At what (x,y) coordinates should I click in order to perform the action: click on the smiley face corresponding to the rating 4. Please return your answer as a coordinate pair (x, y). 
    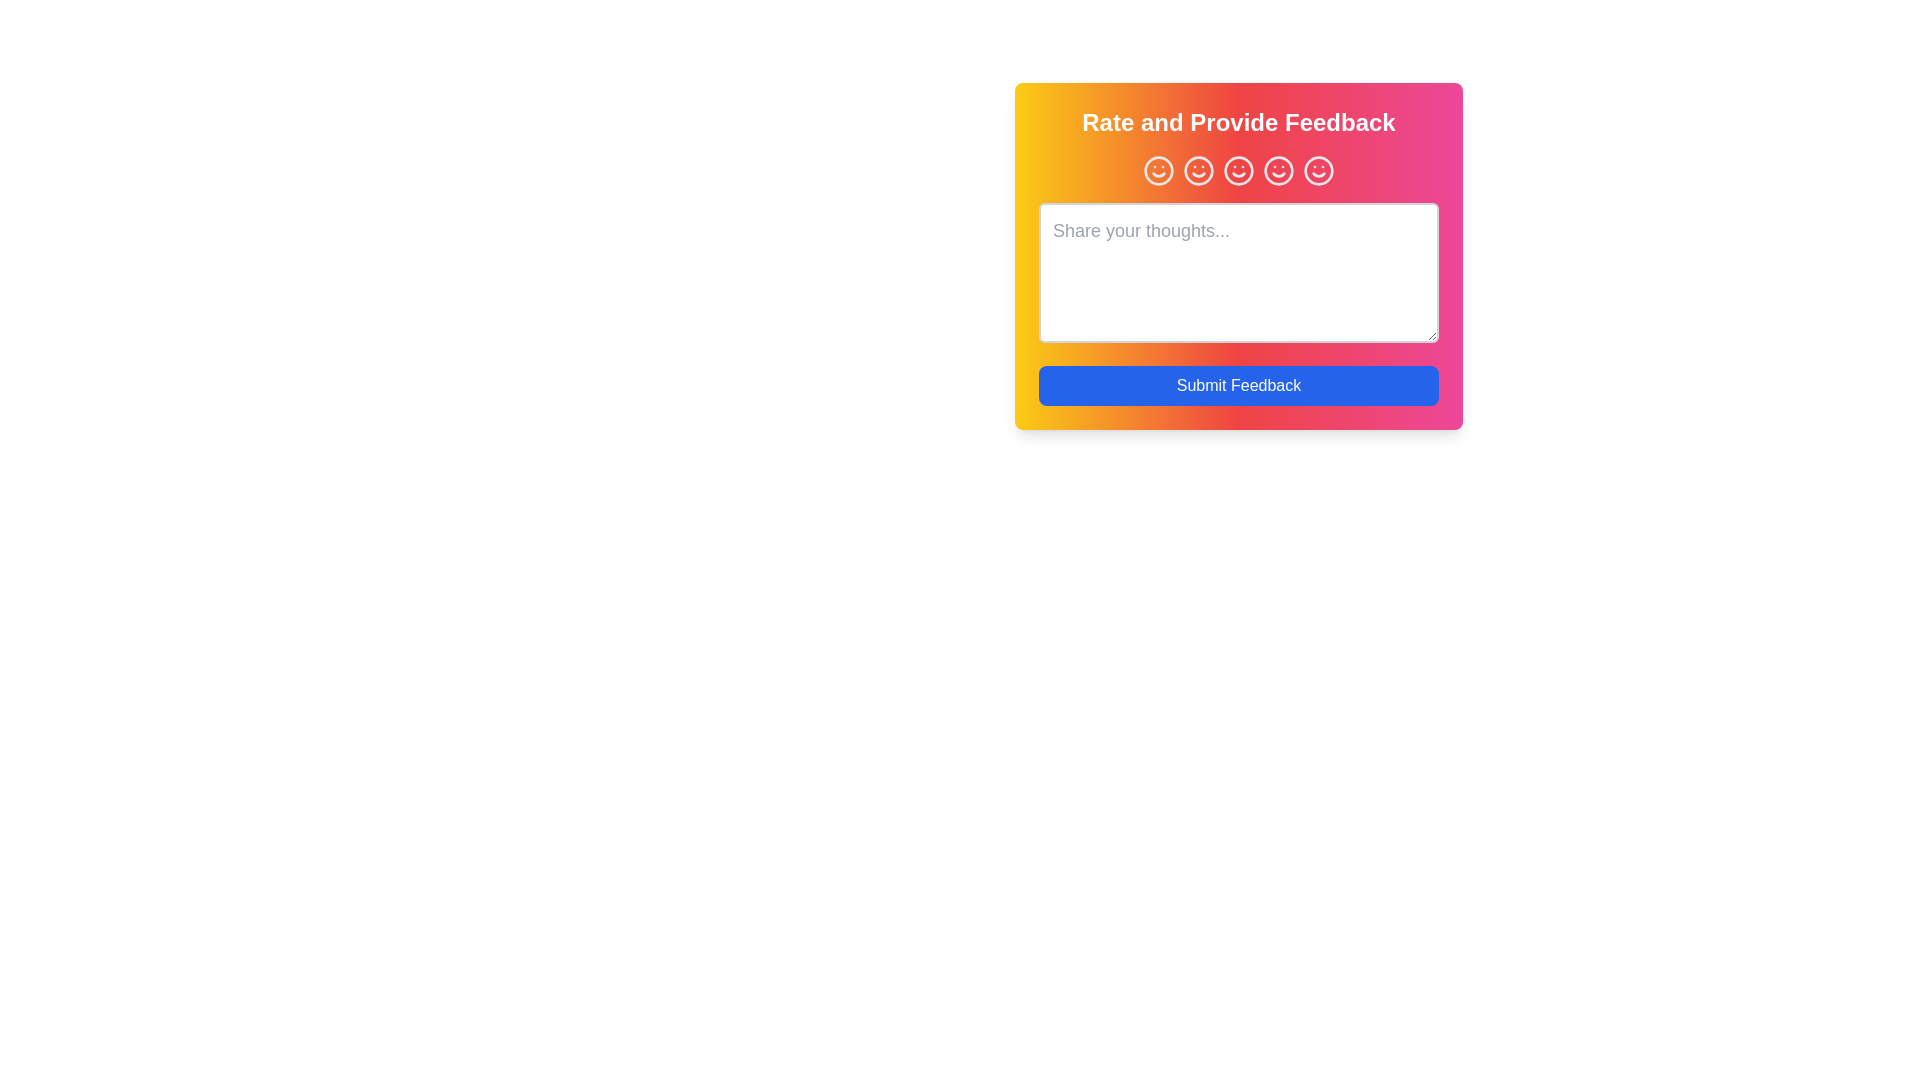
    Looking at the image, I should click on (1277, 169).